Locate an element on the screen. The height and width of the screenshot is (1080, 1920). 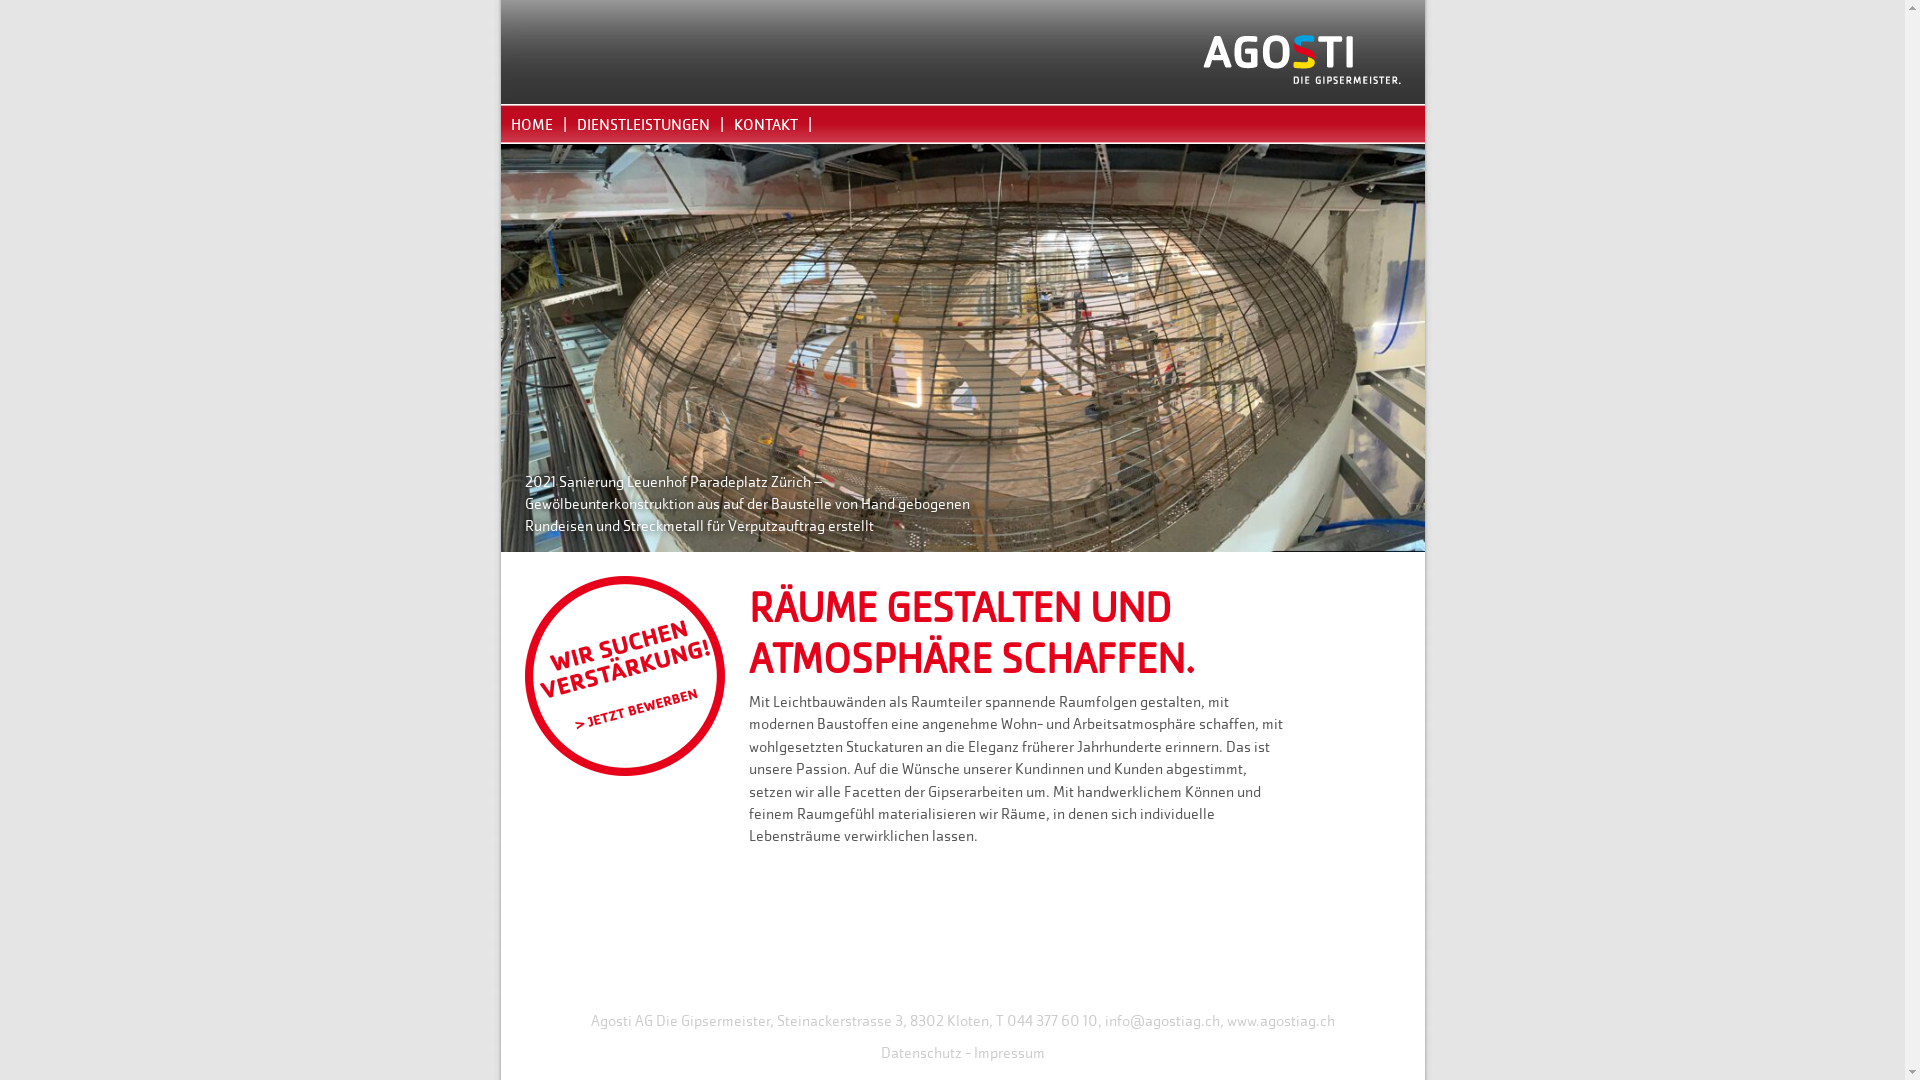
'Datenschutz' is located at coordinates (919, 1051).